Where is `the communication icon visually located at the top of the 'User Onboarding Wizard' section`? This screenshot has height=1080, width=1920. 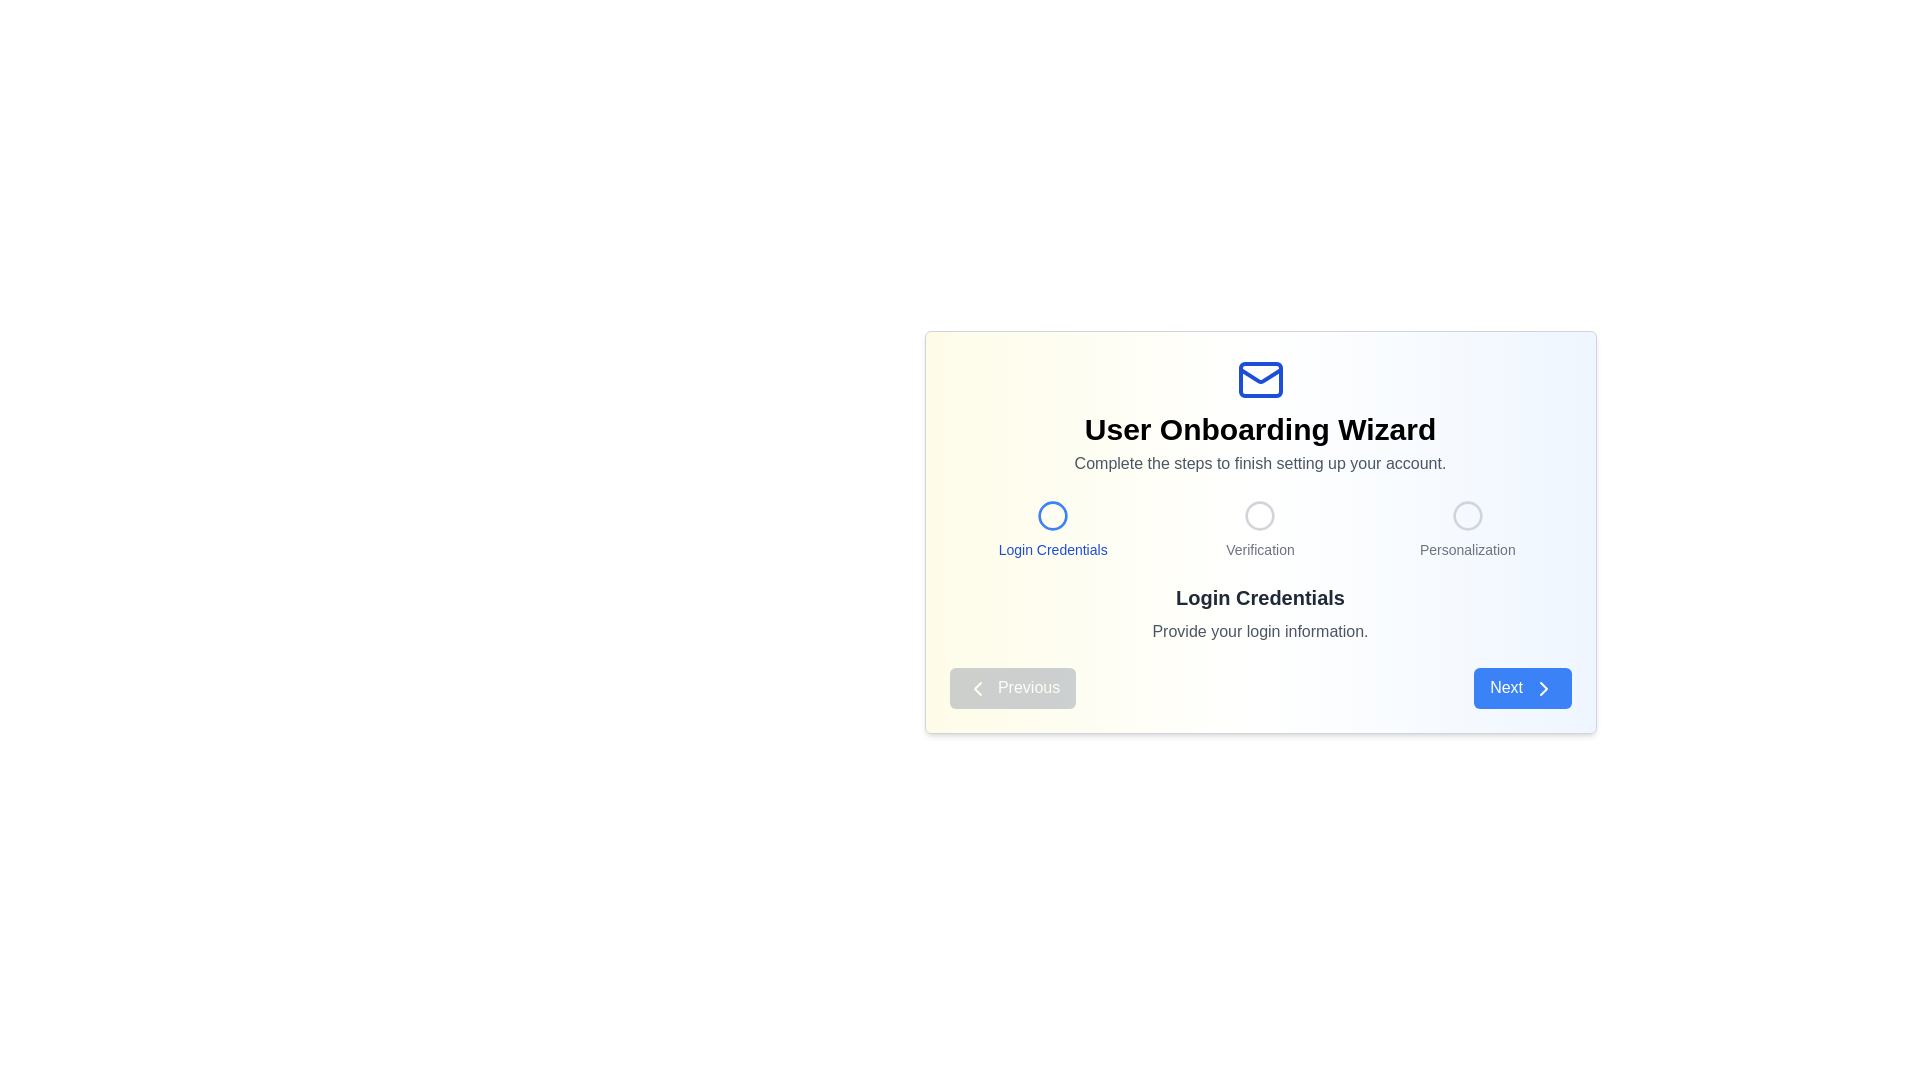
the communication icon visually located at the top of the 'User Onboarding Wizard' section is located at coordinates (1259, 380).